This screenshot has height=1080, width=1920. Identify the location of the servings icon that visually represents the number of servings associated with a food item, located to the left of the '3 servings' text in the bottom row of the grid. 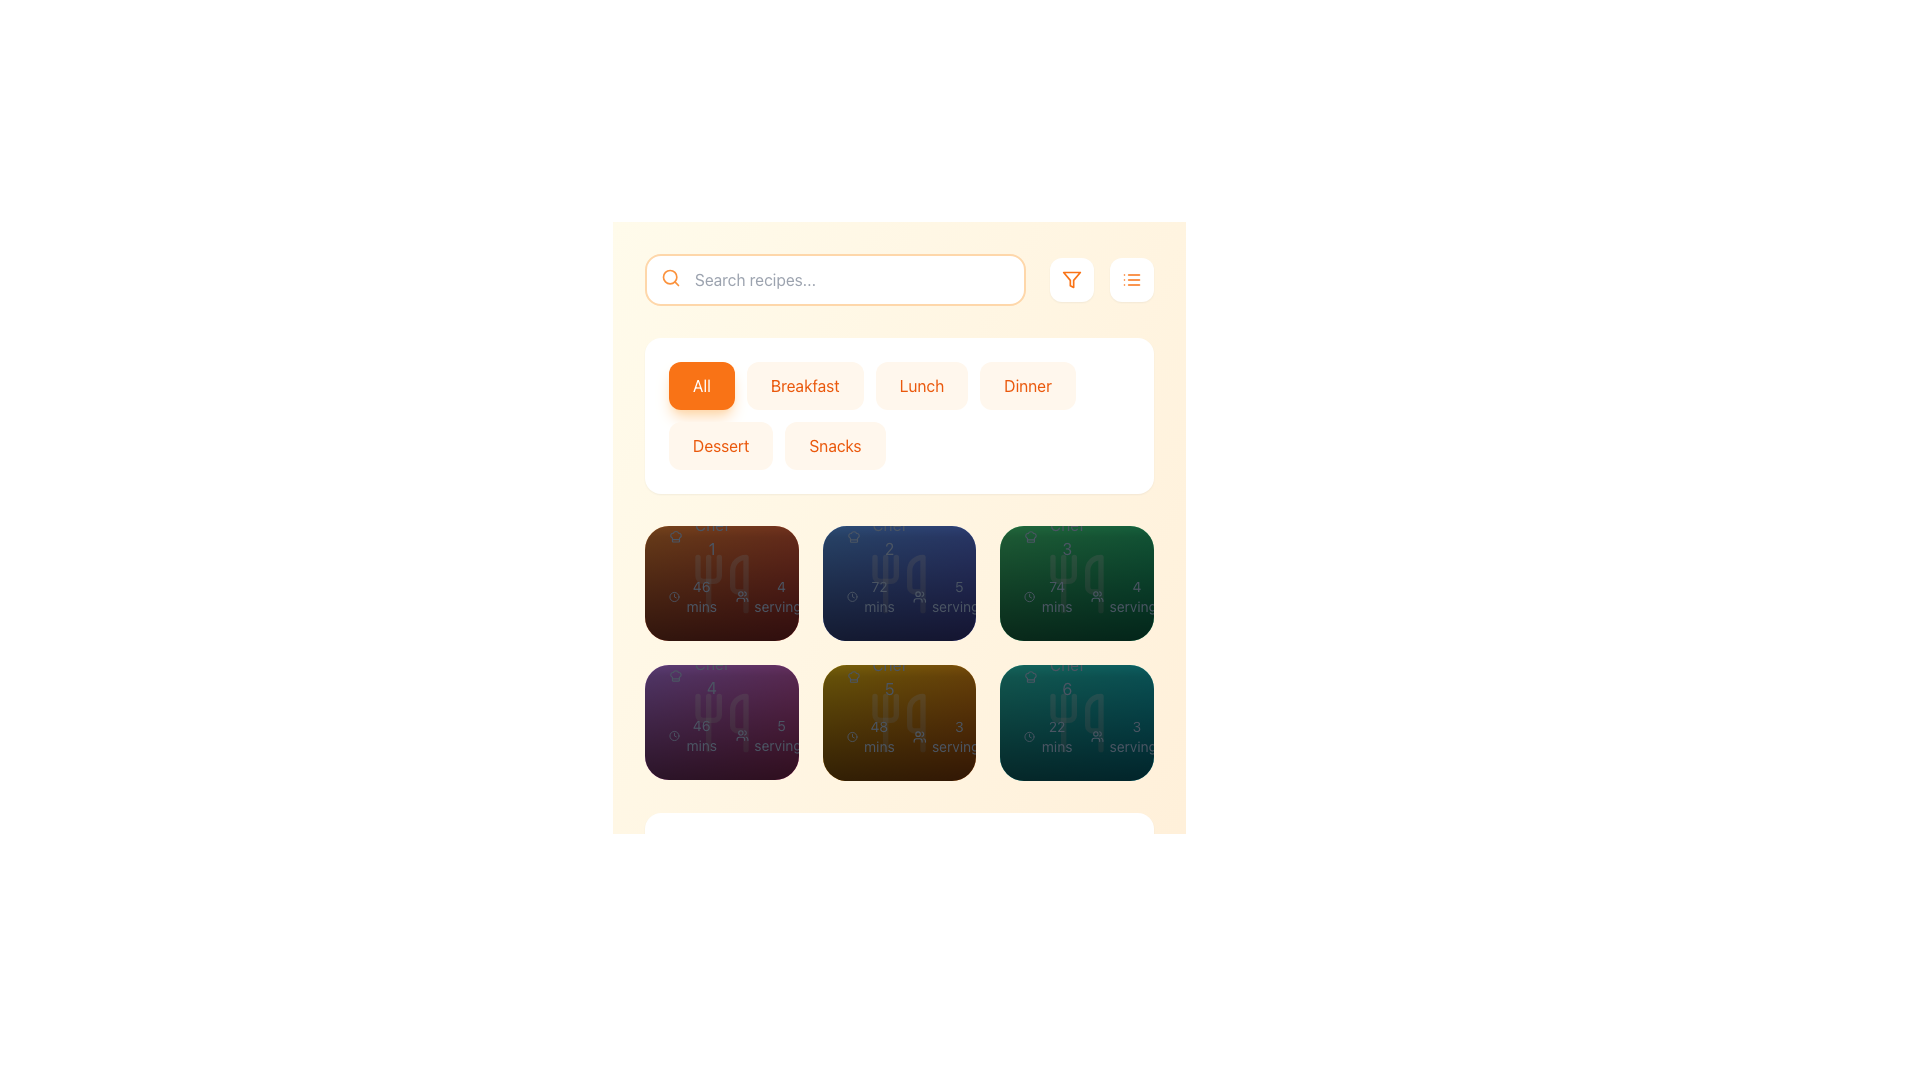
(919, 736).